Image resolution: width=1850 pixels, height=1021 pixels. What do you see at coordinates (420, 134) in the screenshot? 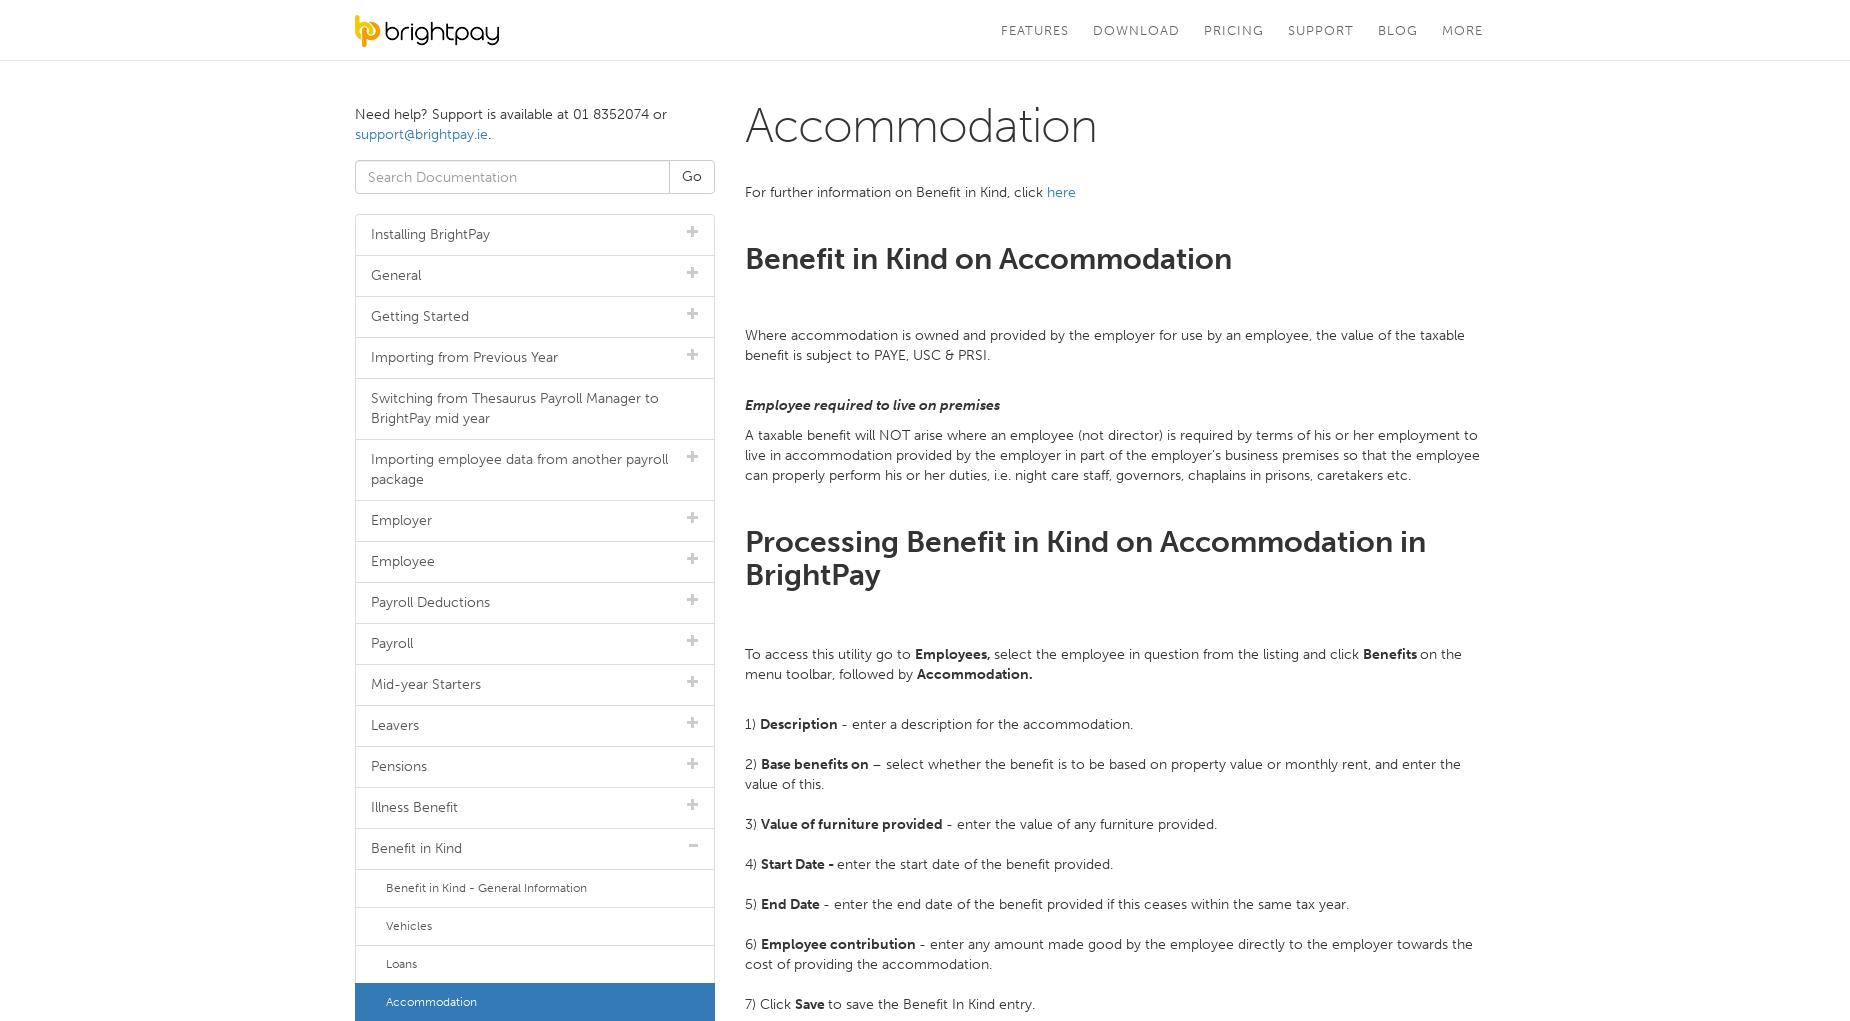
I see `'support@brightpay.ie'` at bounding box center [420, 134].